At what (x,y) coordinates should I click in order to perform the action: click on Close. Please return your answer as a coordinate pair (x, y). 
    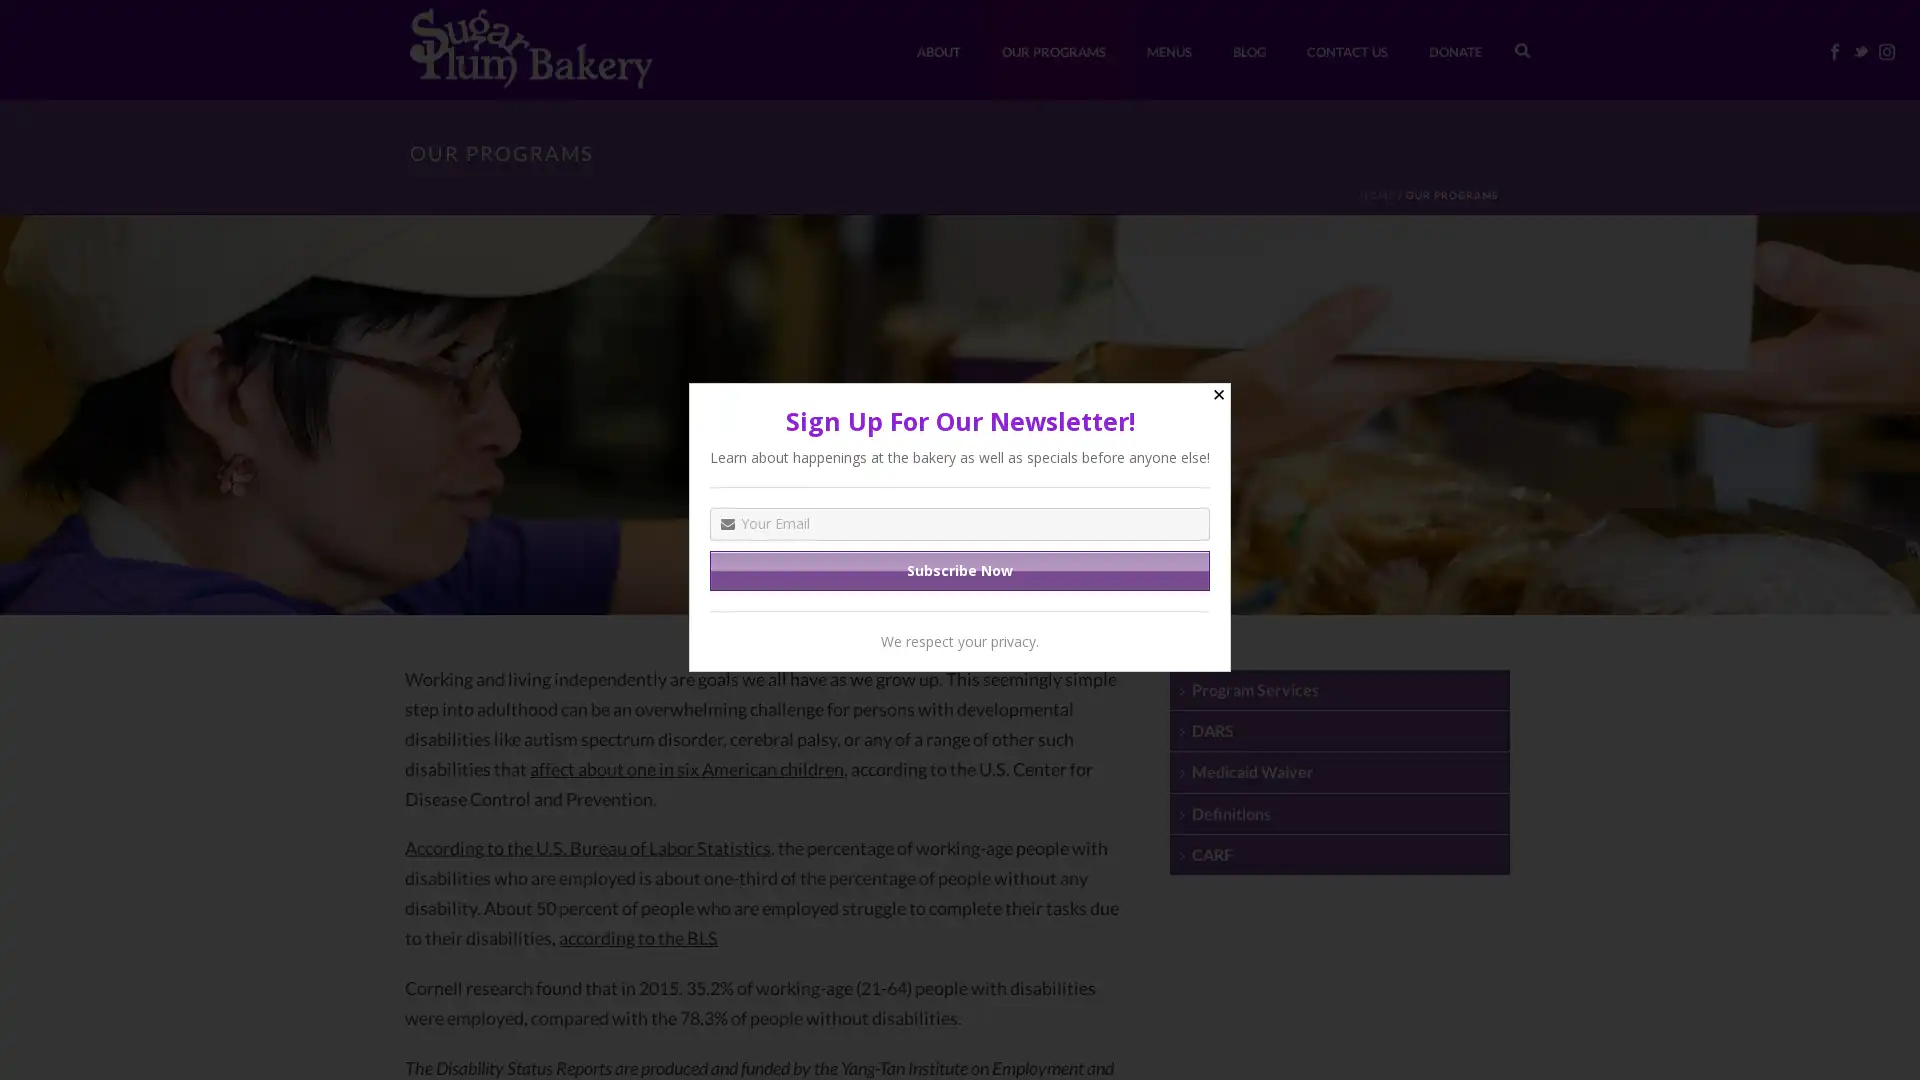
    Looking at the image, I should click on (1217, 395).